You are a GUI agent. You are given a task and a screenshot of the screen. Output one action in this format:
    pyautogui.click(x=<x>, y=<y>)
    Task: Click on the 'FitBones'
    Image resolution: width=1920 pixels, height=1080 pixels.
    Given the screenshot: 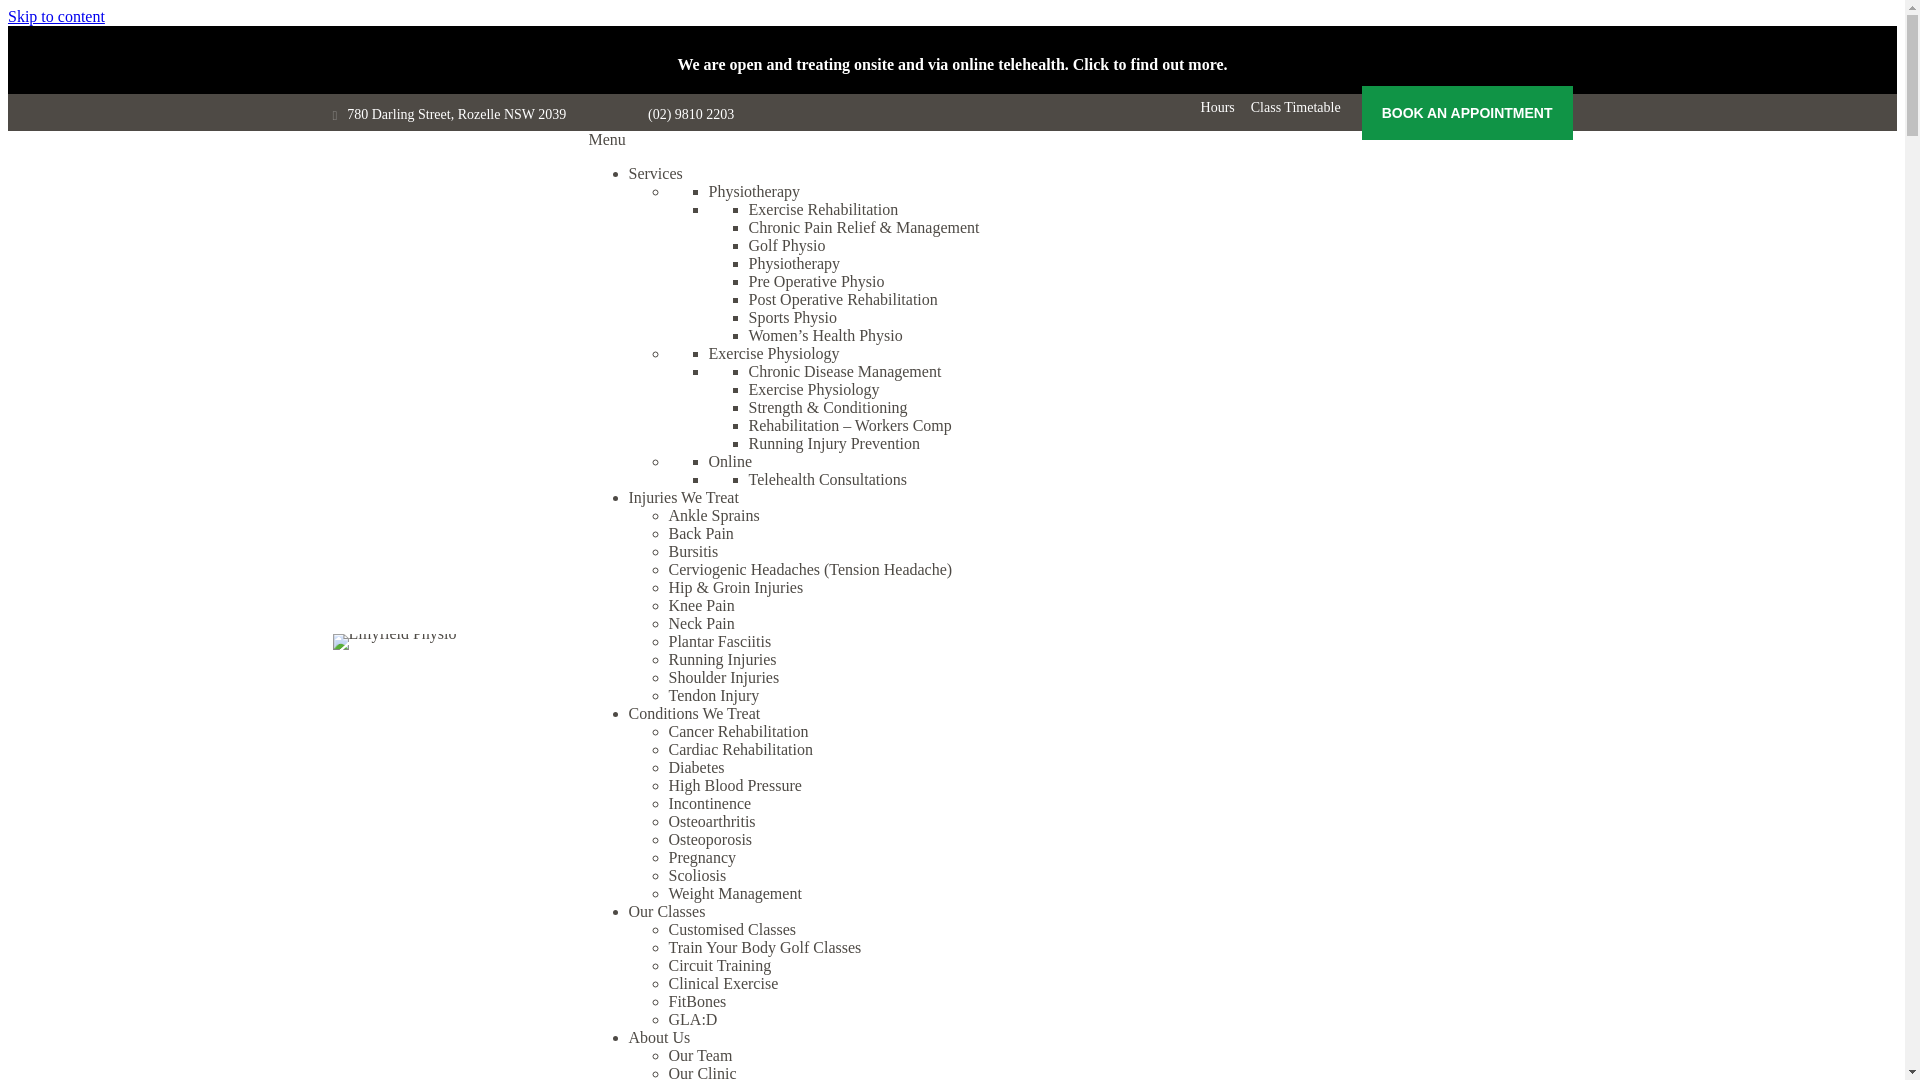 What is the action you would take?
    pyautogui.click(x=696, y=1001)
    